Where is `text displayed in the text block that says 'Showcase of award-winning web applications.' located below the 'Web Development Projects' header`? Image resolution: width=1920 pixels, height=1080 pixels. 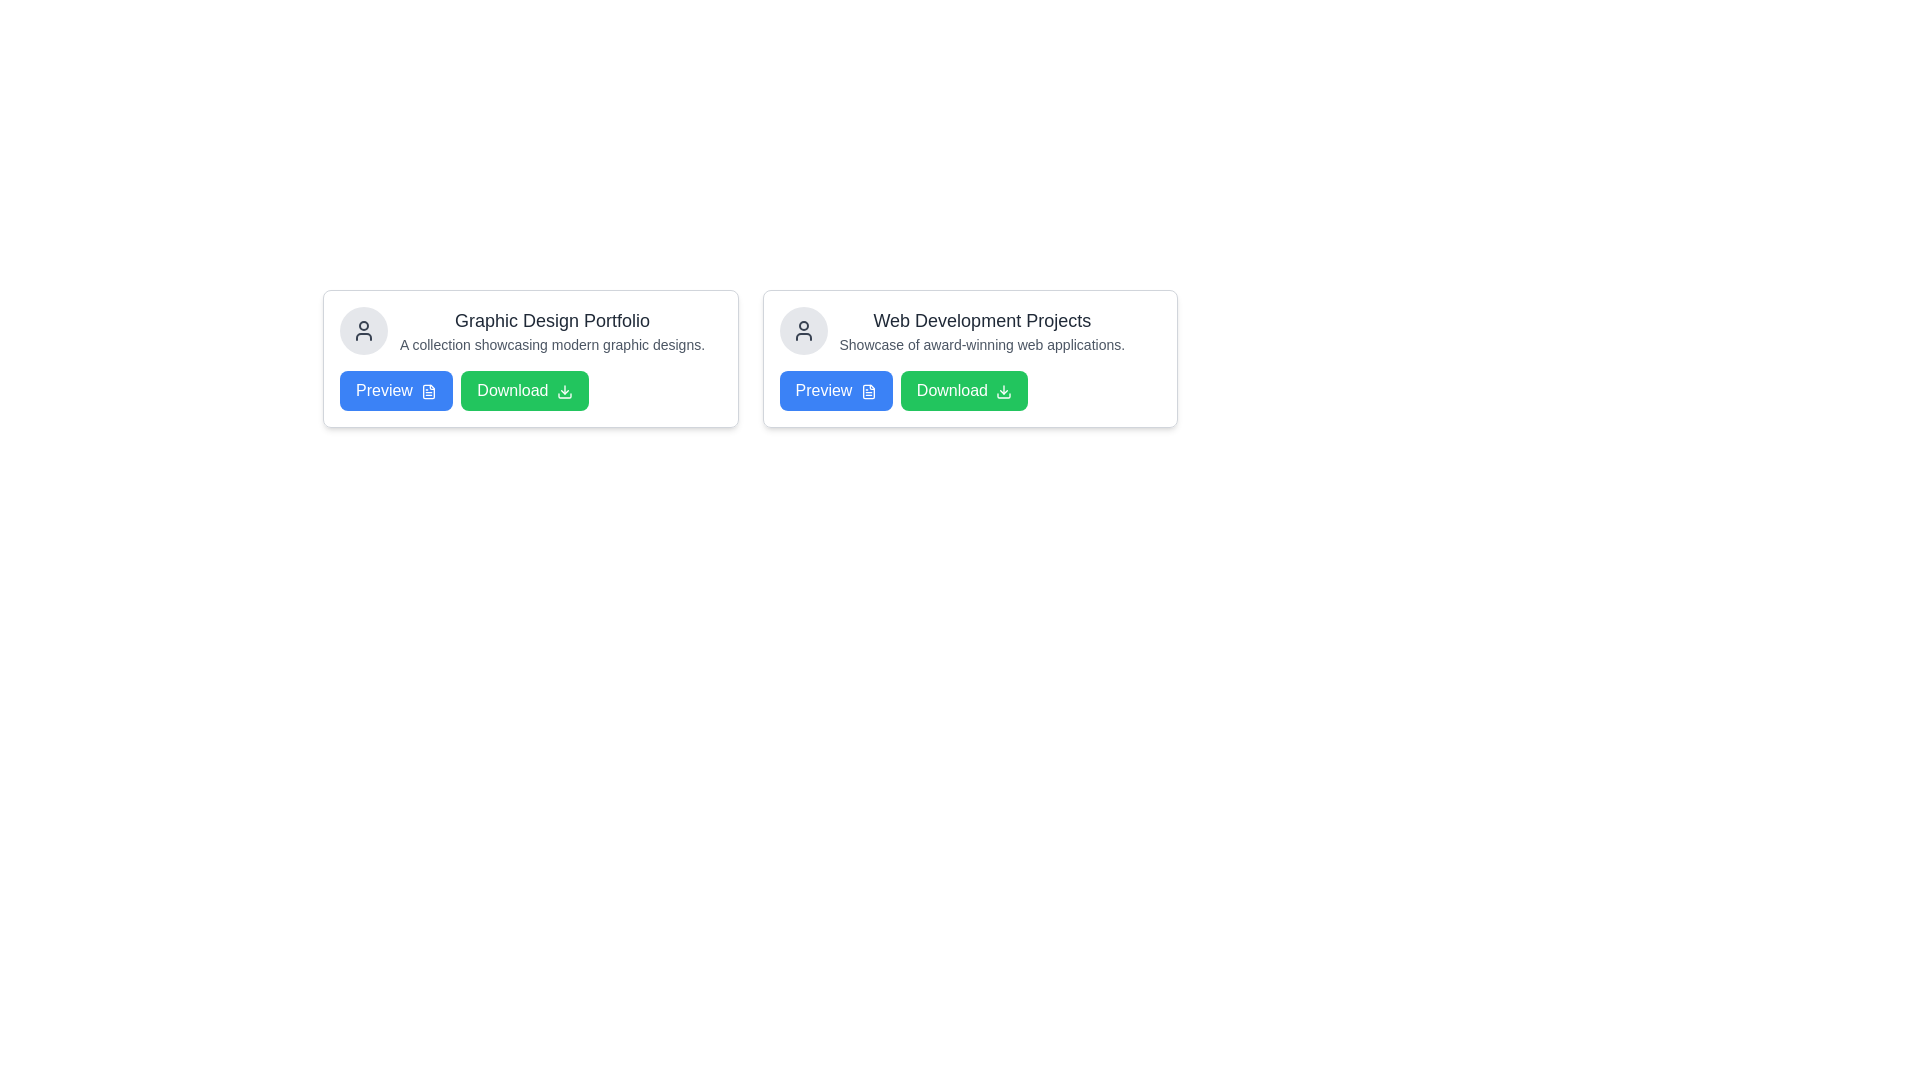 text displayed in the text block that says 'Showcase of award-winning web applications.' located below the 'Web Development Projects' header is located at coordinates (982, 343).